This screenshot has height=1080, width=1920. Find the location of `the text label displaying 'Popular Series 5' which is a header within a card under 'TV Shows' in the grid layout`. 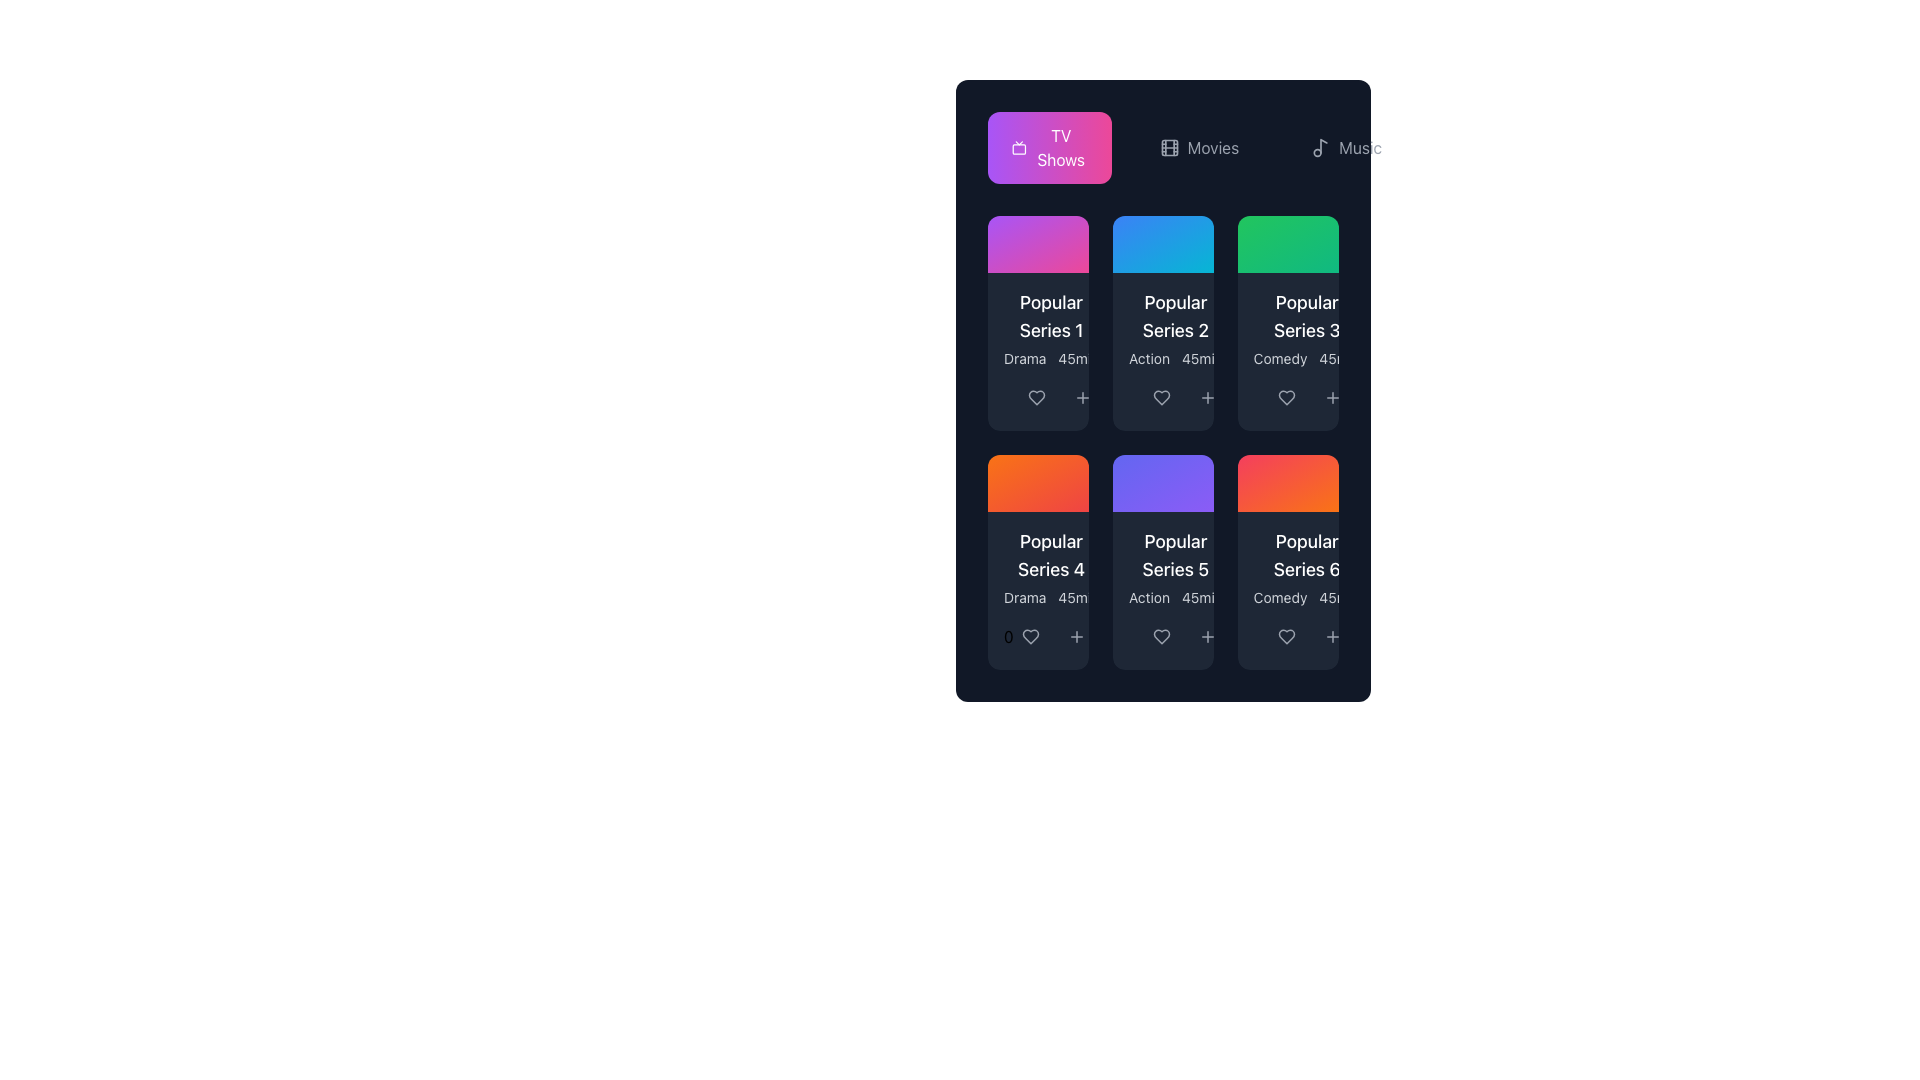

the text label displaying 'Popular Series 5' which is a header within a card under 'TV Shows' in the grid layout is located at coordinates (1176, 555).